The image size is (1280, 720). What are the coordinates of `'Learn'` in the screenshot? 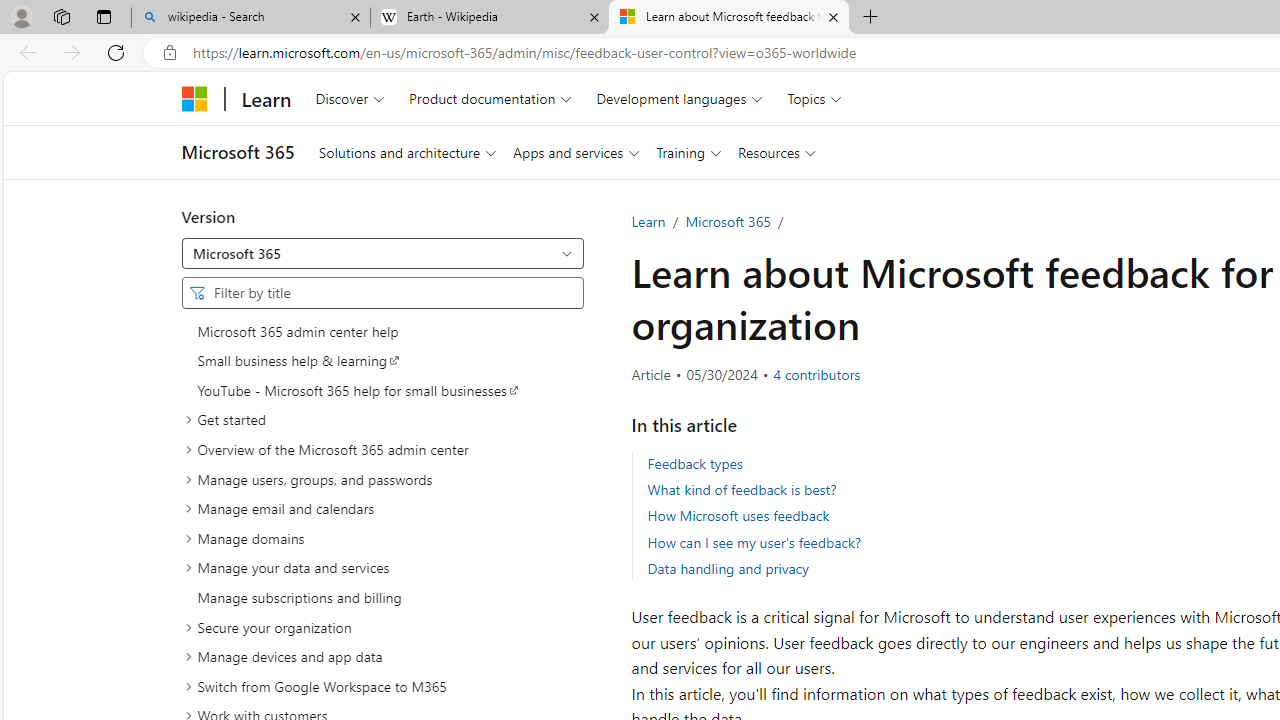 It's located at (648, 221).